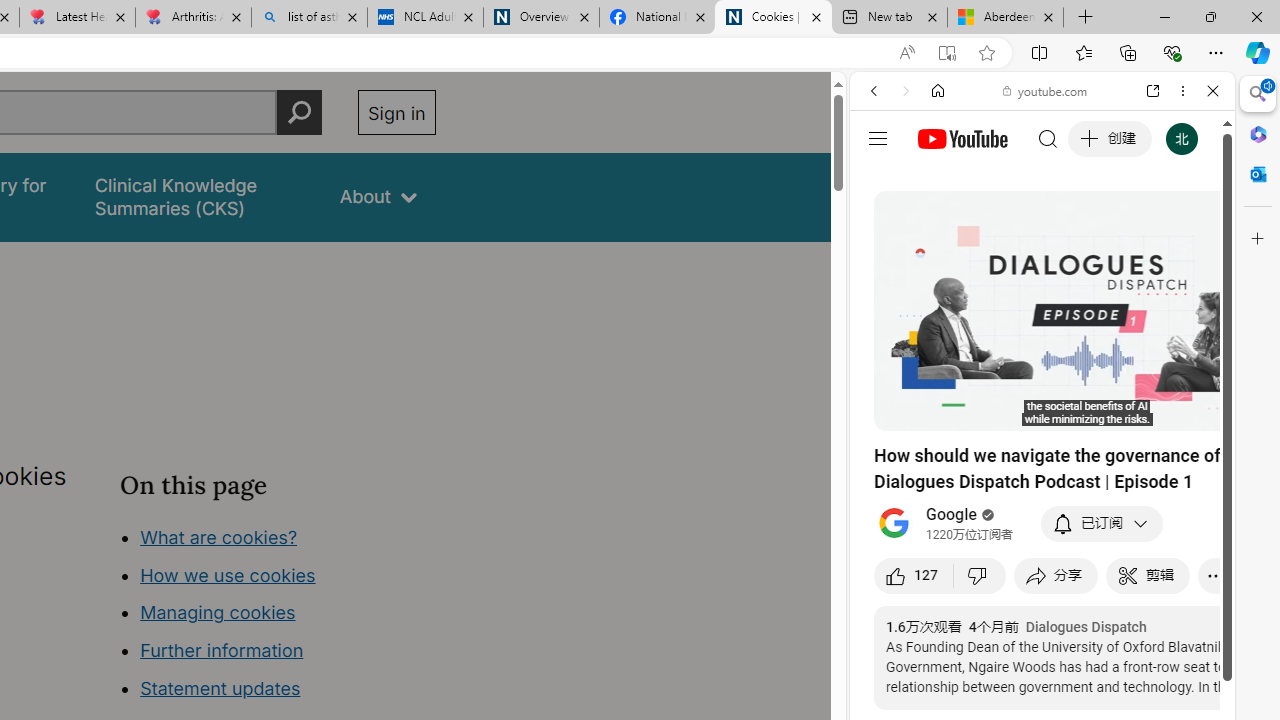 The width and height of the screenshot is (1280, 720). Describe the element at coordinates (298, 112) in the screenshot. I see `'Perform search'` at that location.